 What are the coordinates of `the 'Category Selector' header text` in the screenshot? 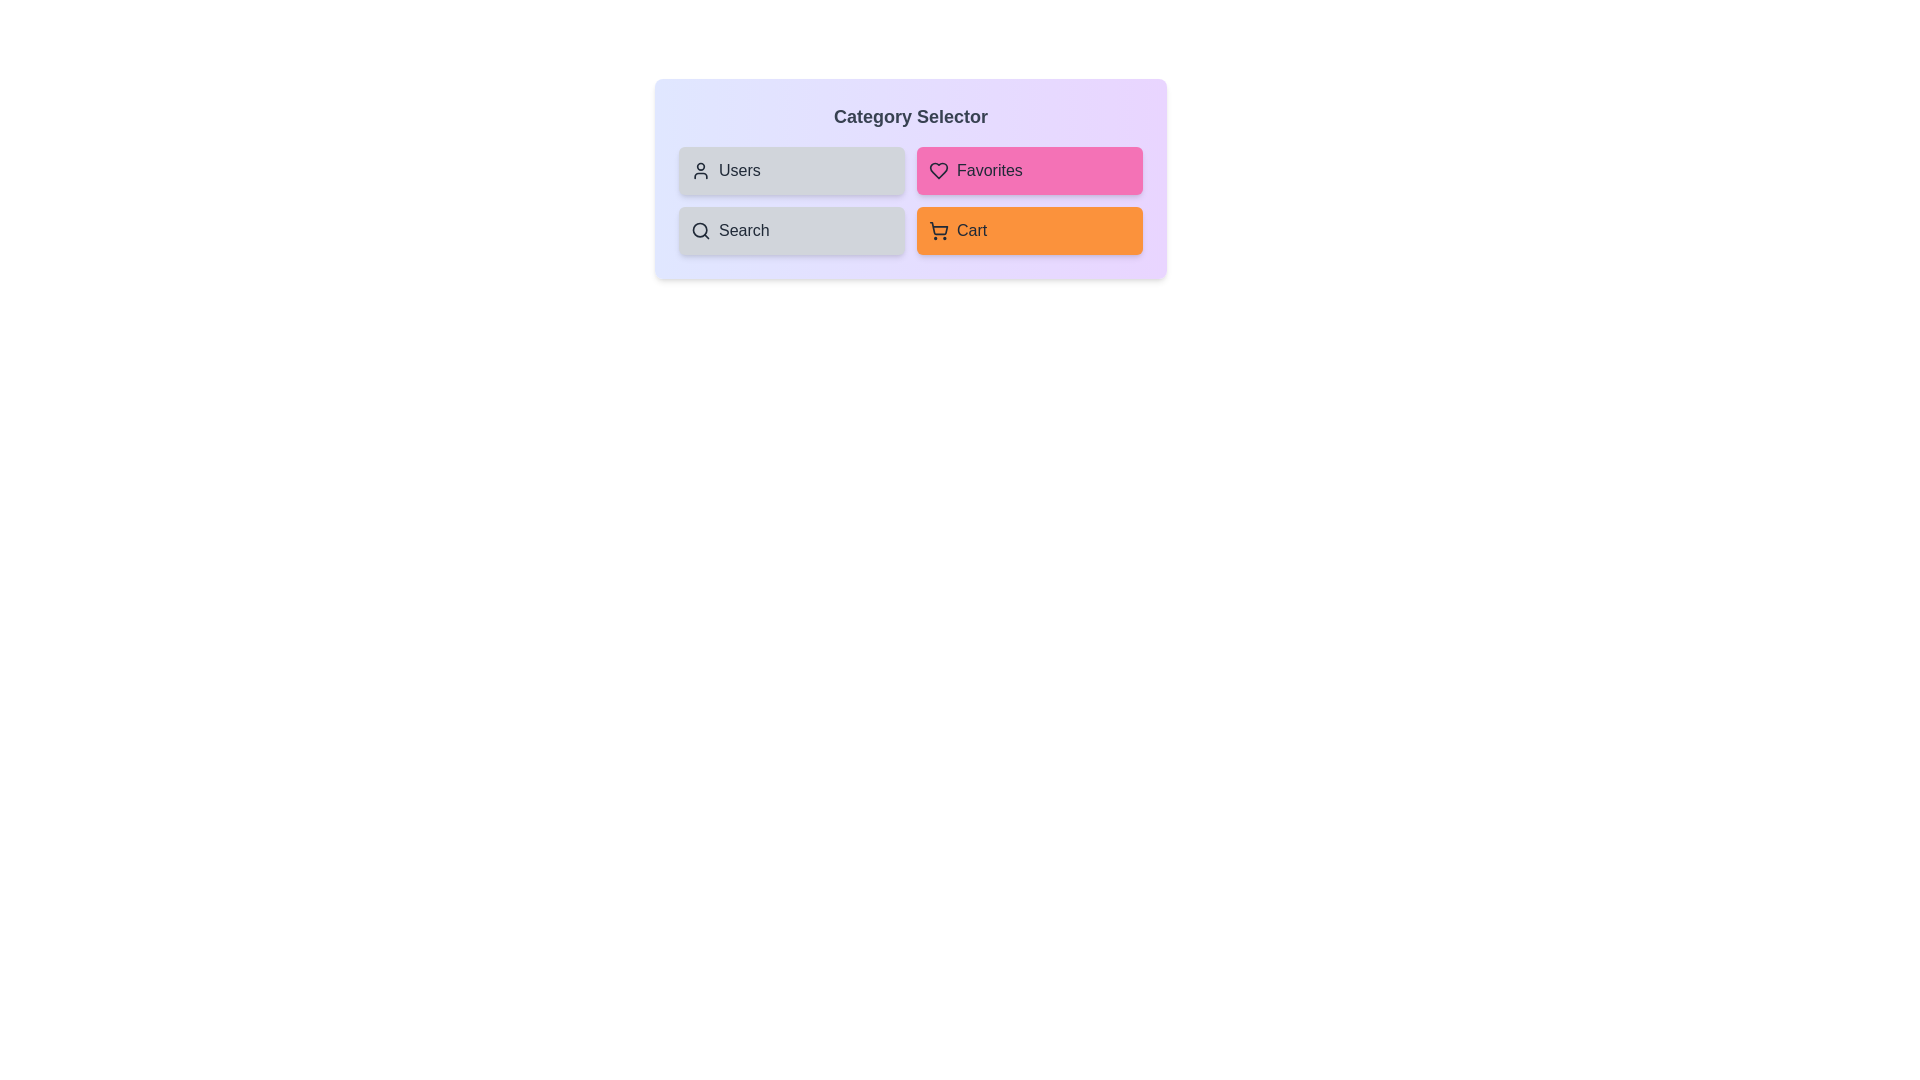 It's located at (910, 116).